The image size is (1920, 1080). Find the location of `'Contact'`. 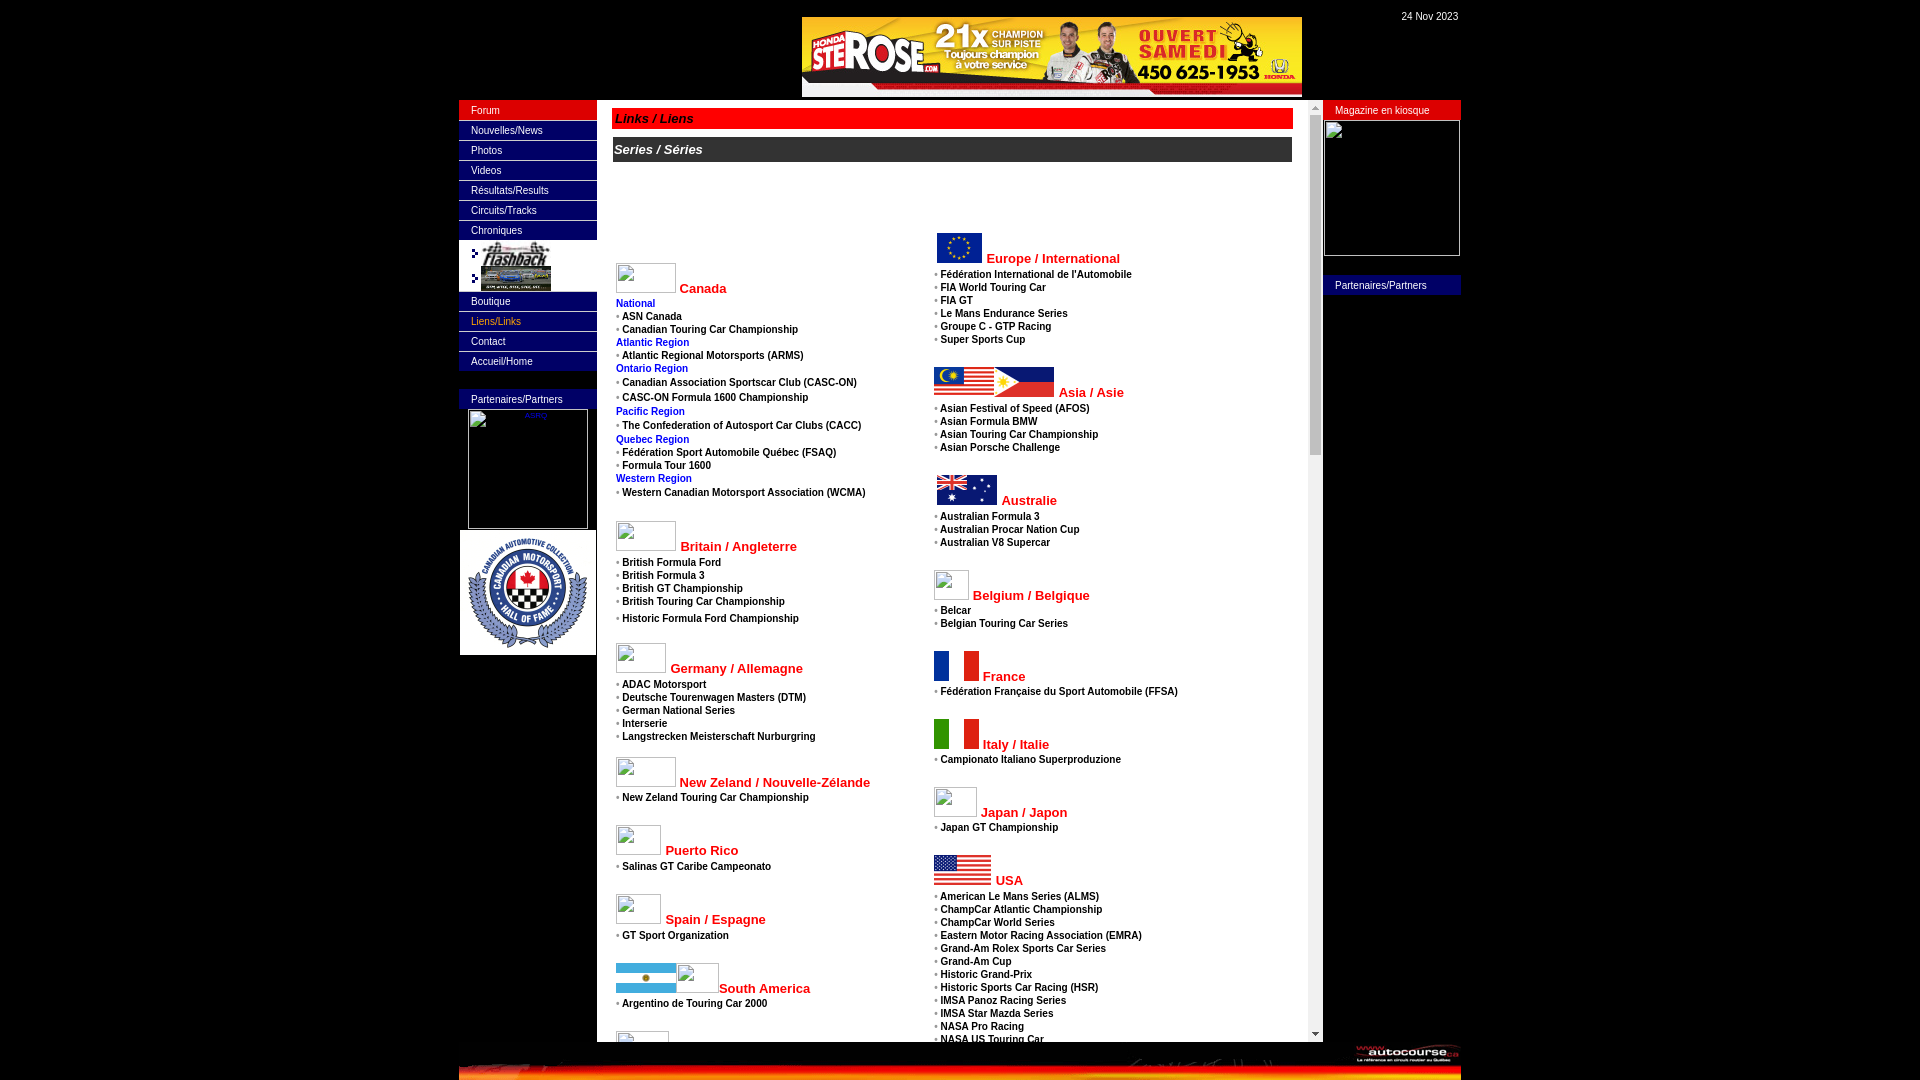

'Contact' is located at coordinates (488, 340).